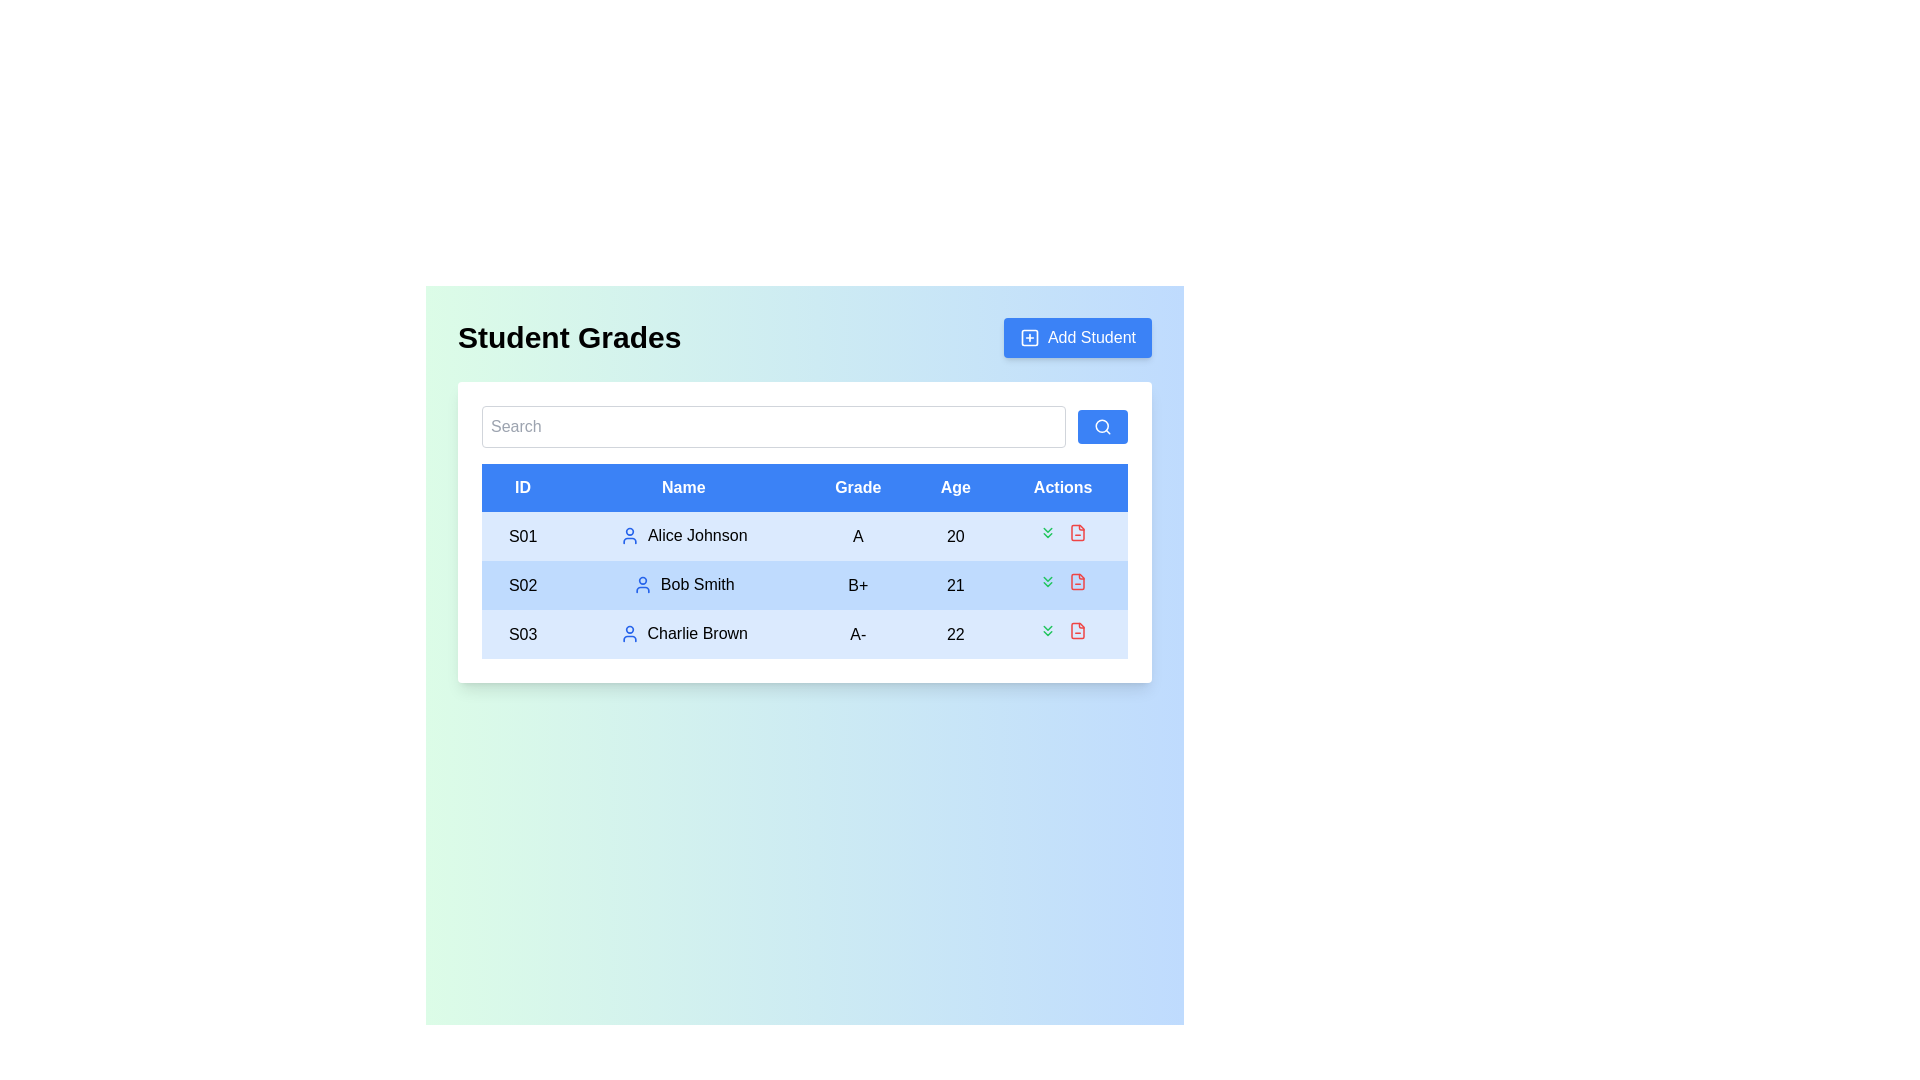 Image resolution: width=1920 pixels, height=1080 pixels. I want to click on the Text label displaying the age of 'Bob Smith' in the fourth cell of the second row of the table under the 'Age' column, so click(954, 585).